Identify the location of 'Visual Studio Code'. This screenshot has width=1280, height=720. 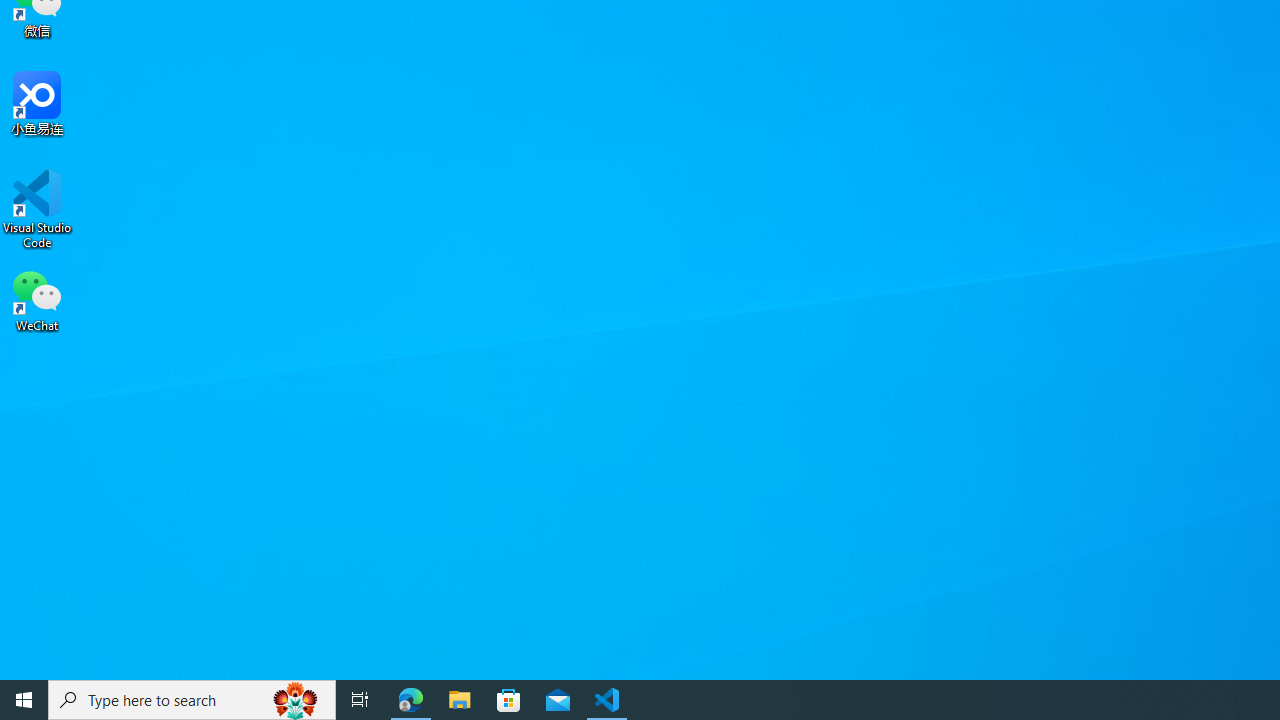
(37, 209).